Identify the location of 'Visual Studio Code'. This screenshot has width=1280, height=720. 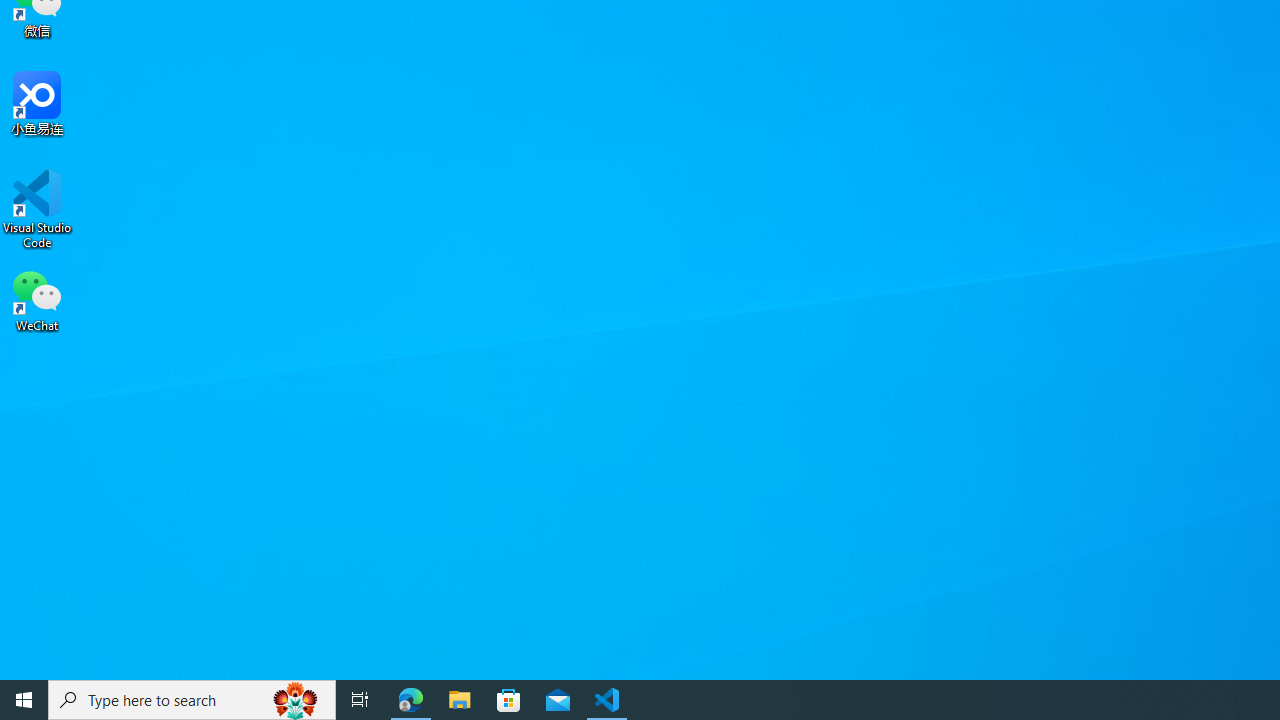
(37, 209).